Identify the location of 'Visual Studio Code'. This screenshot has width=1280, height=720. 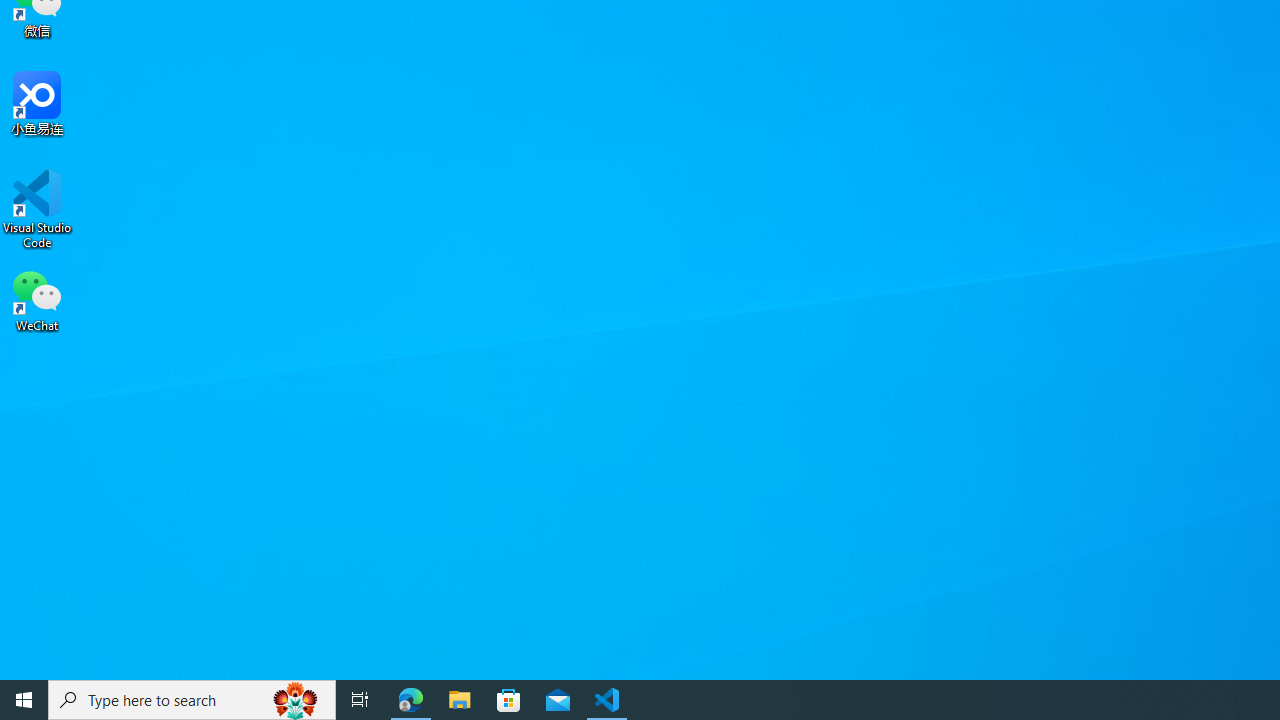
(37, 209).